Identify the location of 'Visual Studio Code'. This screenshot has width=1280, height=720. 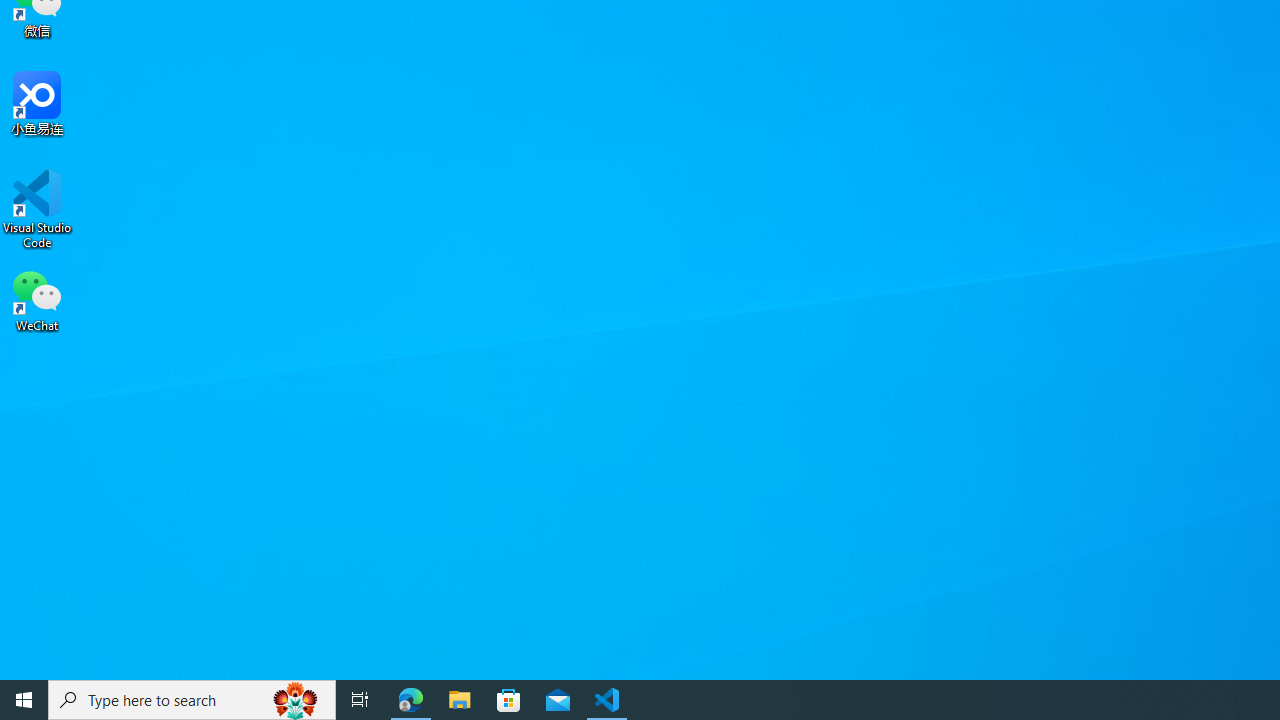
(37, 209).